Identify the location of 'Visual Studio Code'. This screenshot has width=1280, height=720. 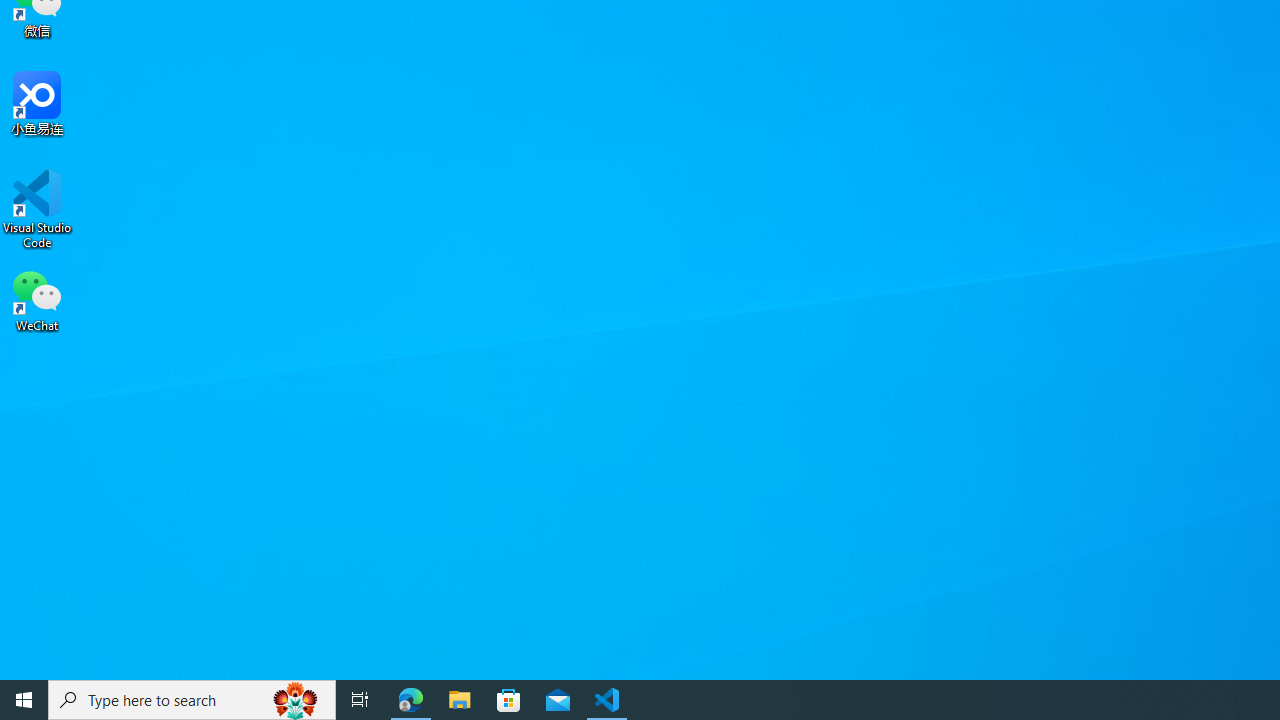
(37, 209).